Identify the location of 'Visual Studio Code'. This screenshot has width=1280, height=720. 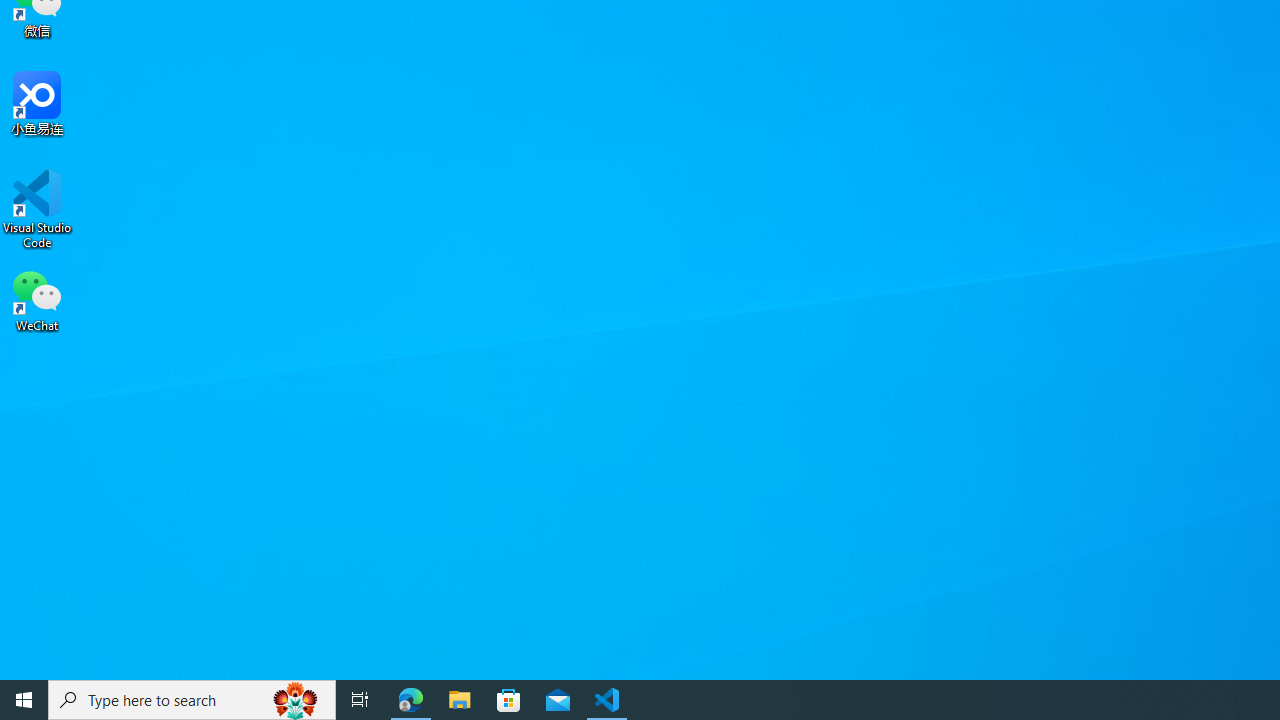
(37, 209).